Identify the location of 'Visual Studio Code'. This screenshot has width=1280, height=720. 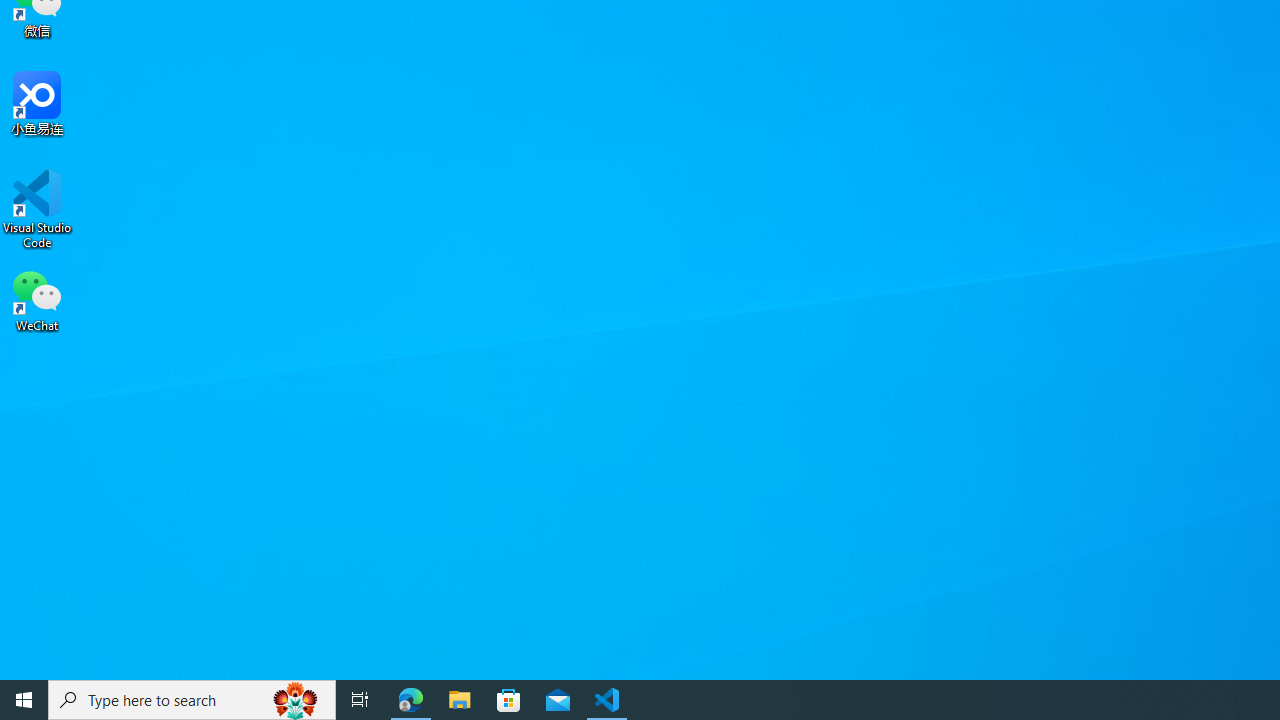
(37, 209).